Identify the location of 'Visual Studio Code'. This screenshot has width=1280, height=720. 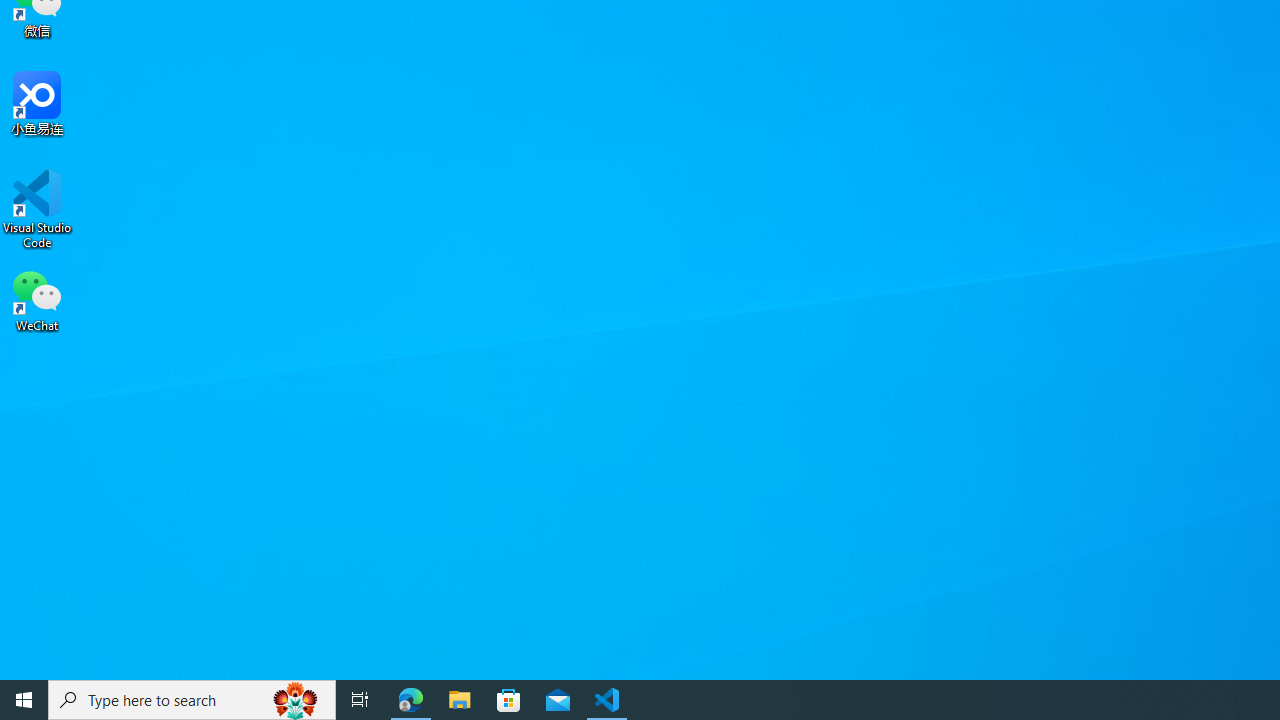
(37, 209).